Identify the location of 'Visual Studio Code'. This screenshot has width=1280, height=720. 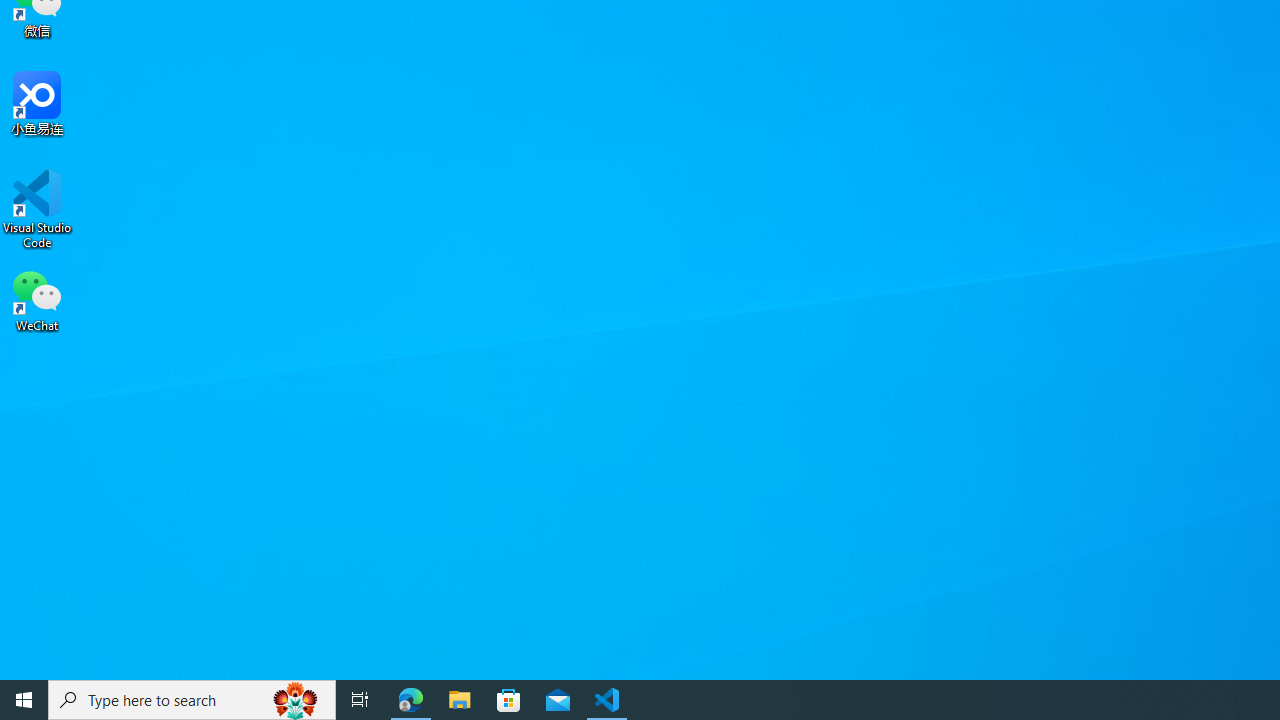
(37, 209).